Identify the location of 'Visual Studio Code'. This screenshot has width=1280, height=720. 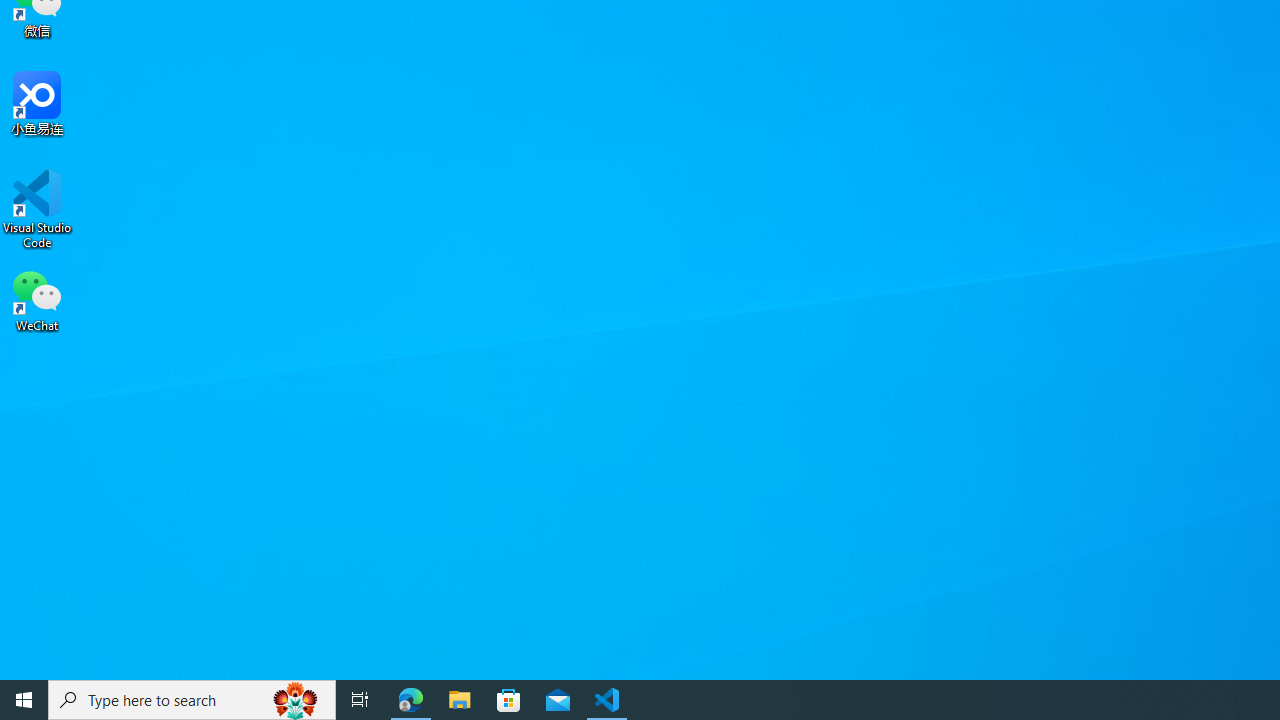
(37, 209).